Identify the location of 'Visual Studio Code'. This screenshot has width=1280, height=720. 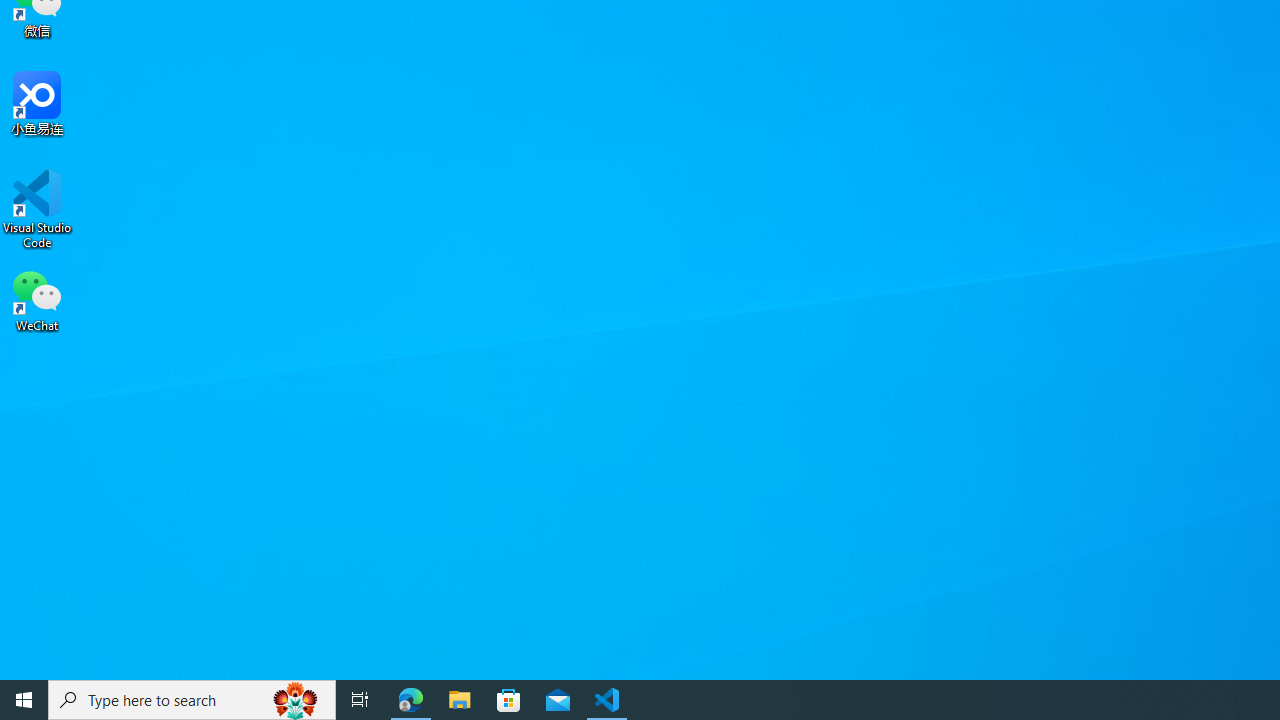
(37, 209).